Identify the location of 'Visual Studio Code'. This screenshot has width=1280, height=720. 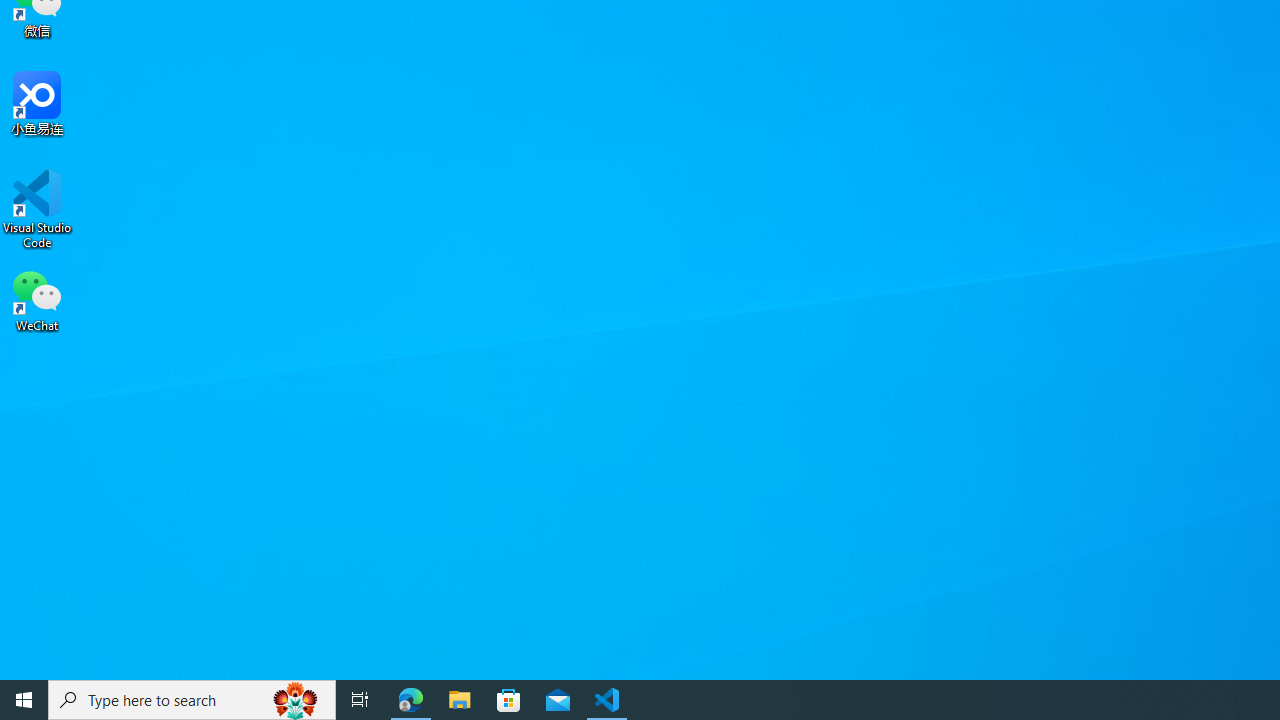
(37, 209).